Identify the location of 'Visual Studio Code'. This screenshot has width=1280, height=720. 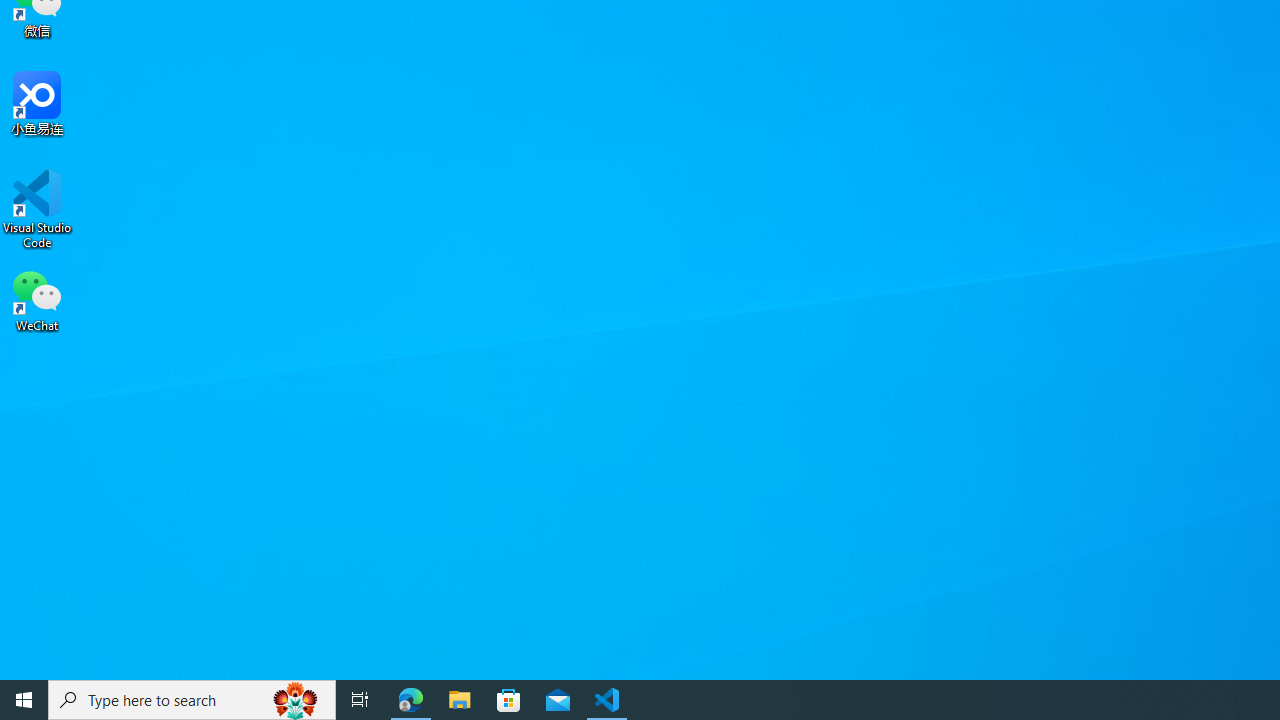
(37, 209).